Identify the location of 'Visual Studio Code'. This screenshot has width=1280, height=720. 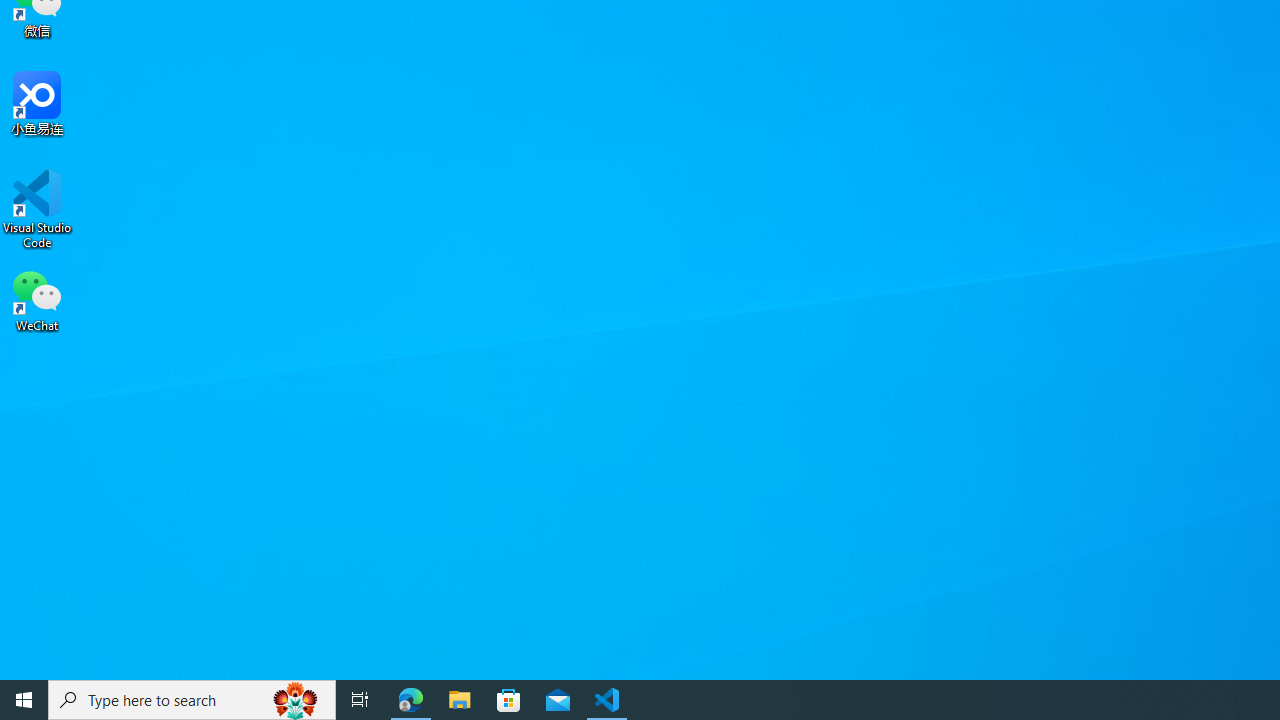
(37, 209).